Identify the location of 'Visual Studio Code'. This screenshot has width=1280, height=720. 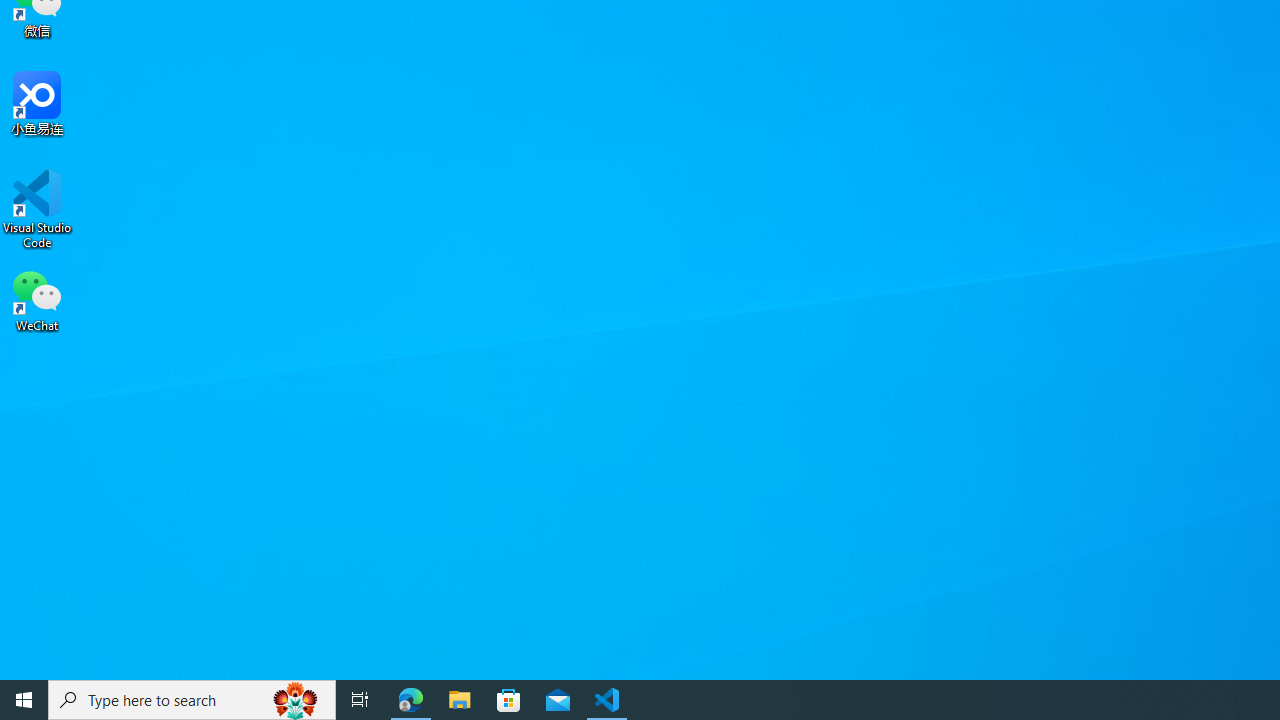
(37, 209).